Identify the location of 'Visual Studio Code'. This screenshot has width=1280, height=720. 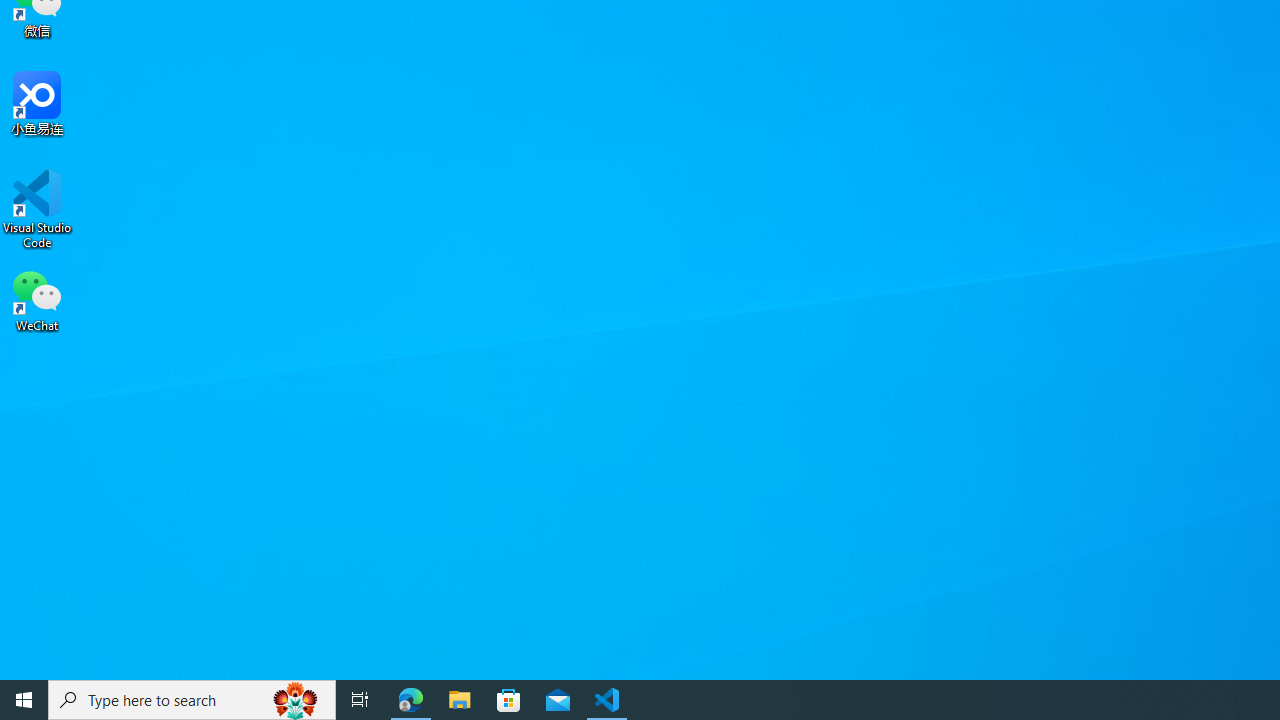
(37, 209).